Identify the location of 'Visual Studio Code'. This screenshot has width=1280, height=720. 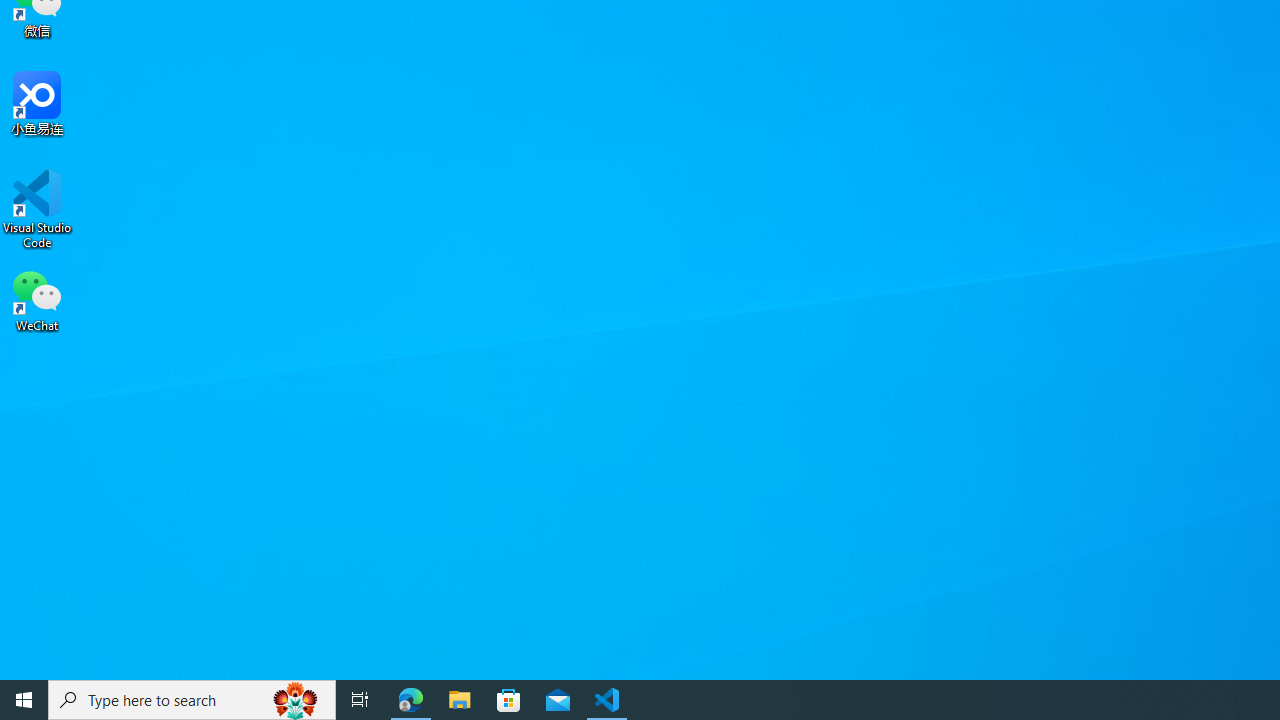
(37, 209).